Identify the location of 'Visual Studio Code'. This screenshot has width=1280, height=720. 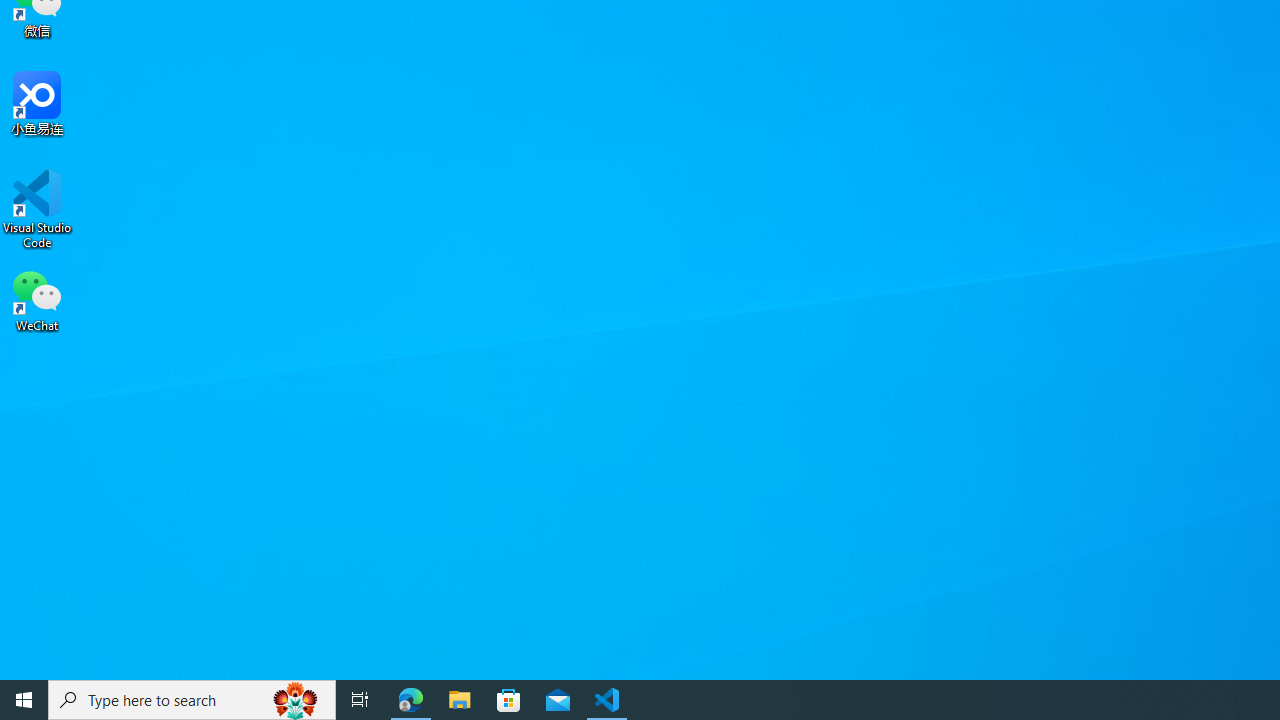
(37, 209).